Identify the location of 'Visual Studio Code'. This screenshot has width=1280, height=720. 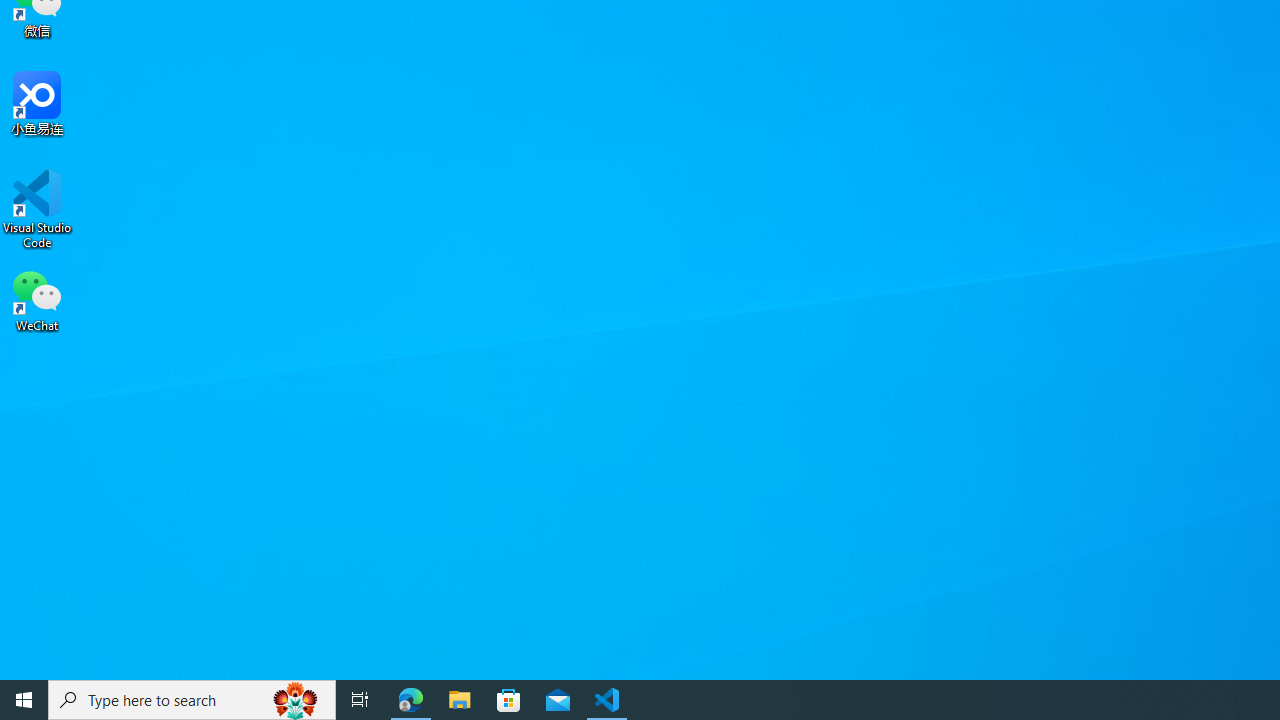
(37, 209).